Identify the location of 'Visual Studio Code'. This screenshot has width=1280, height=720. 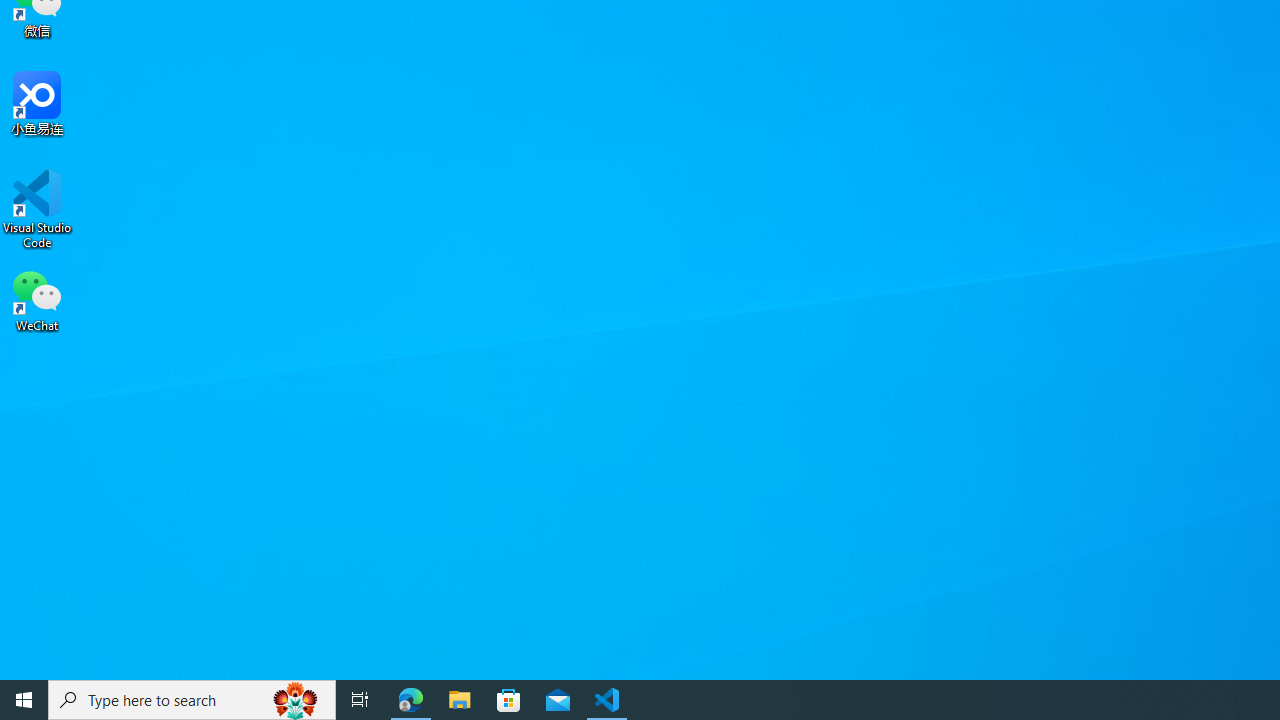
(37, 209).